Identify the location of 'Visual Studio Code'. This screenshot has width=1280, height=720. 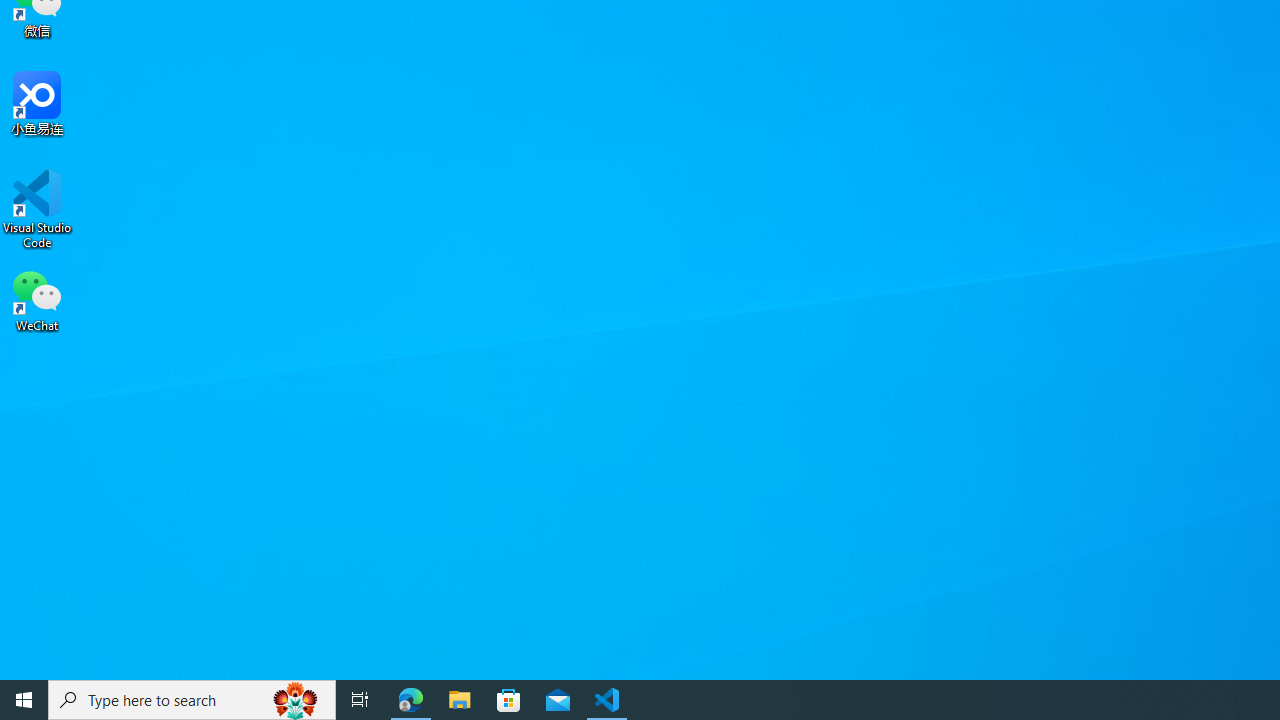
(37, 209).